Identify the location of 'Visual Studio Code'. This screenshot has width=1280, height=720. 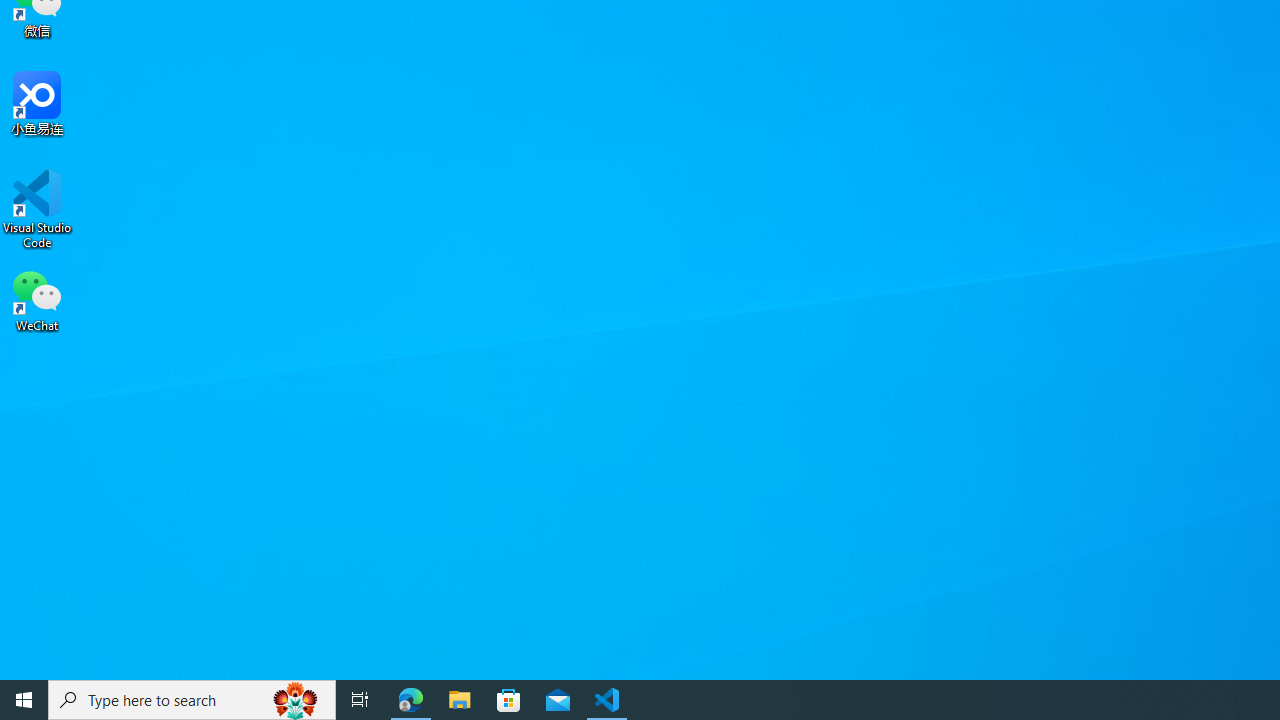
(37, 209).